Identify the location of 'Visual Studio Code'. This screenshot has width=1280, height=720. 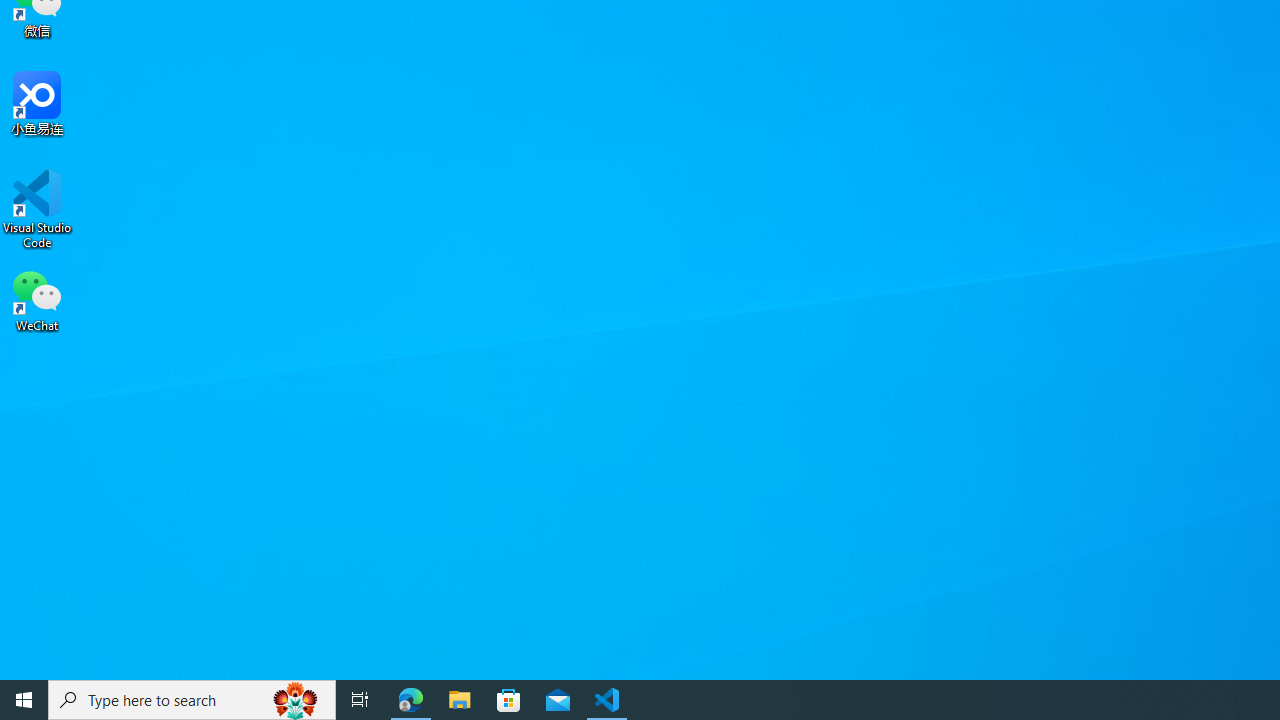
(37, 209).